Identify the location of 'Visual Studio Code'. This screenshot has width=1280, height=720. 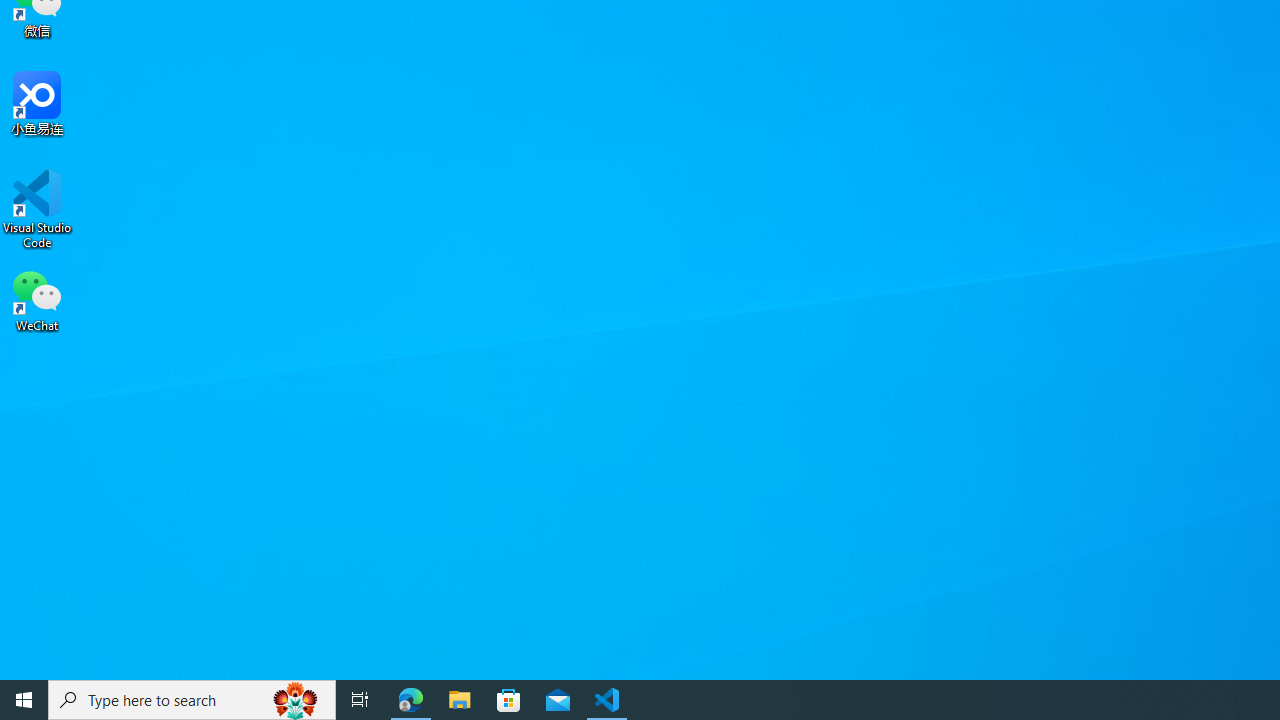
(37, 209).